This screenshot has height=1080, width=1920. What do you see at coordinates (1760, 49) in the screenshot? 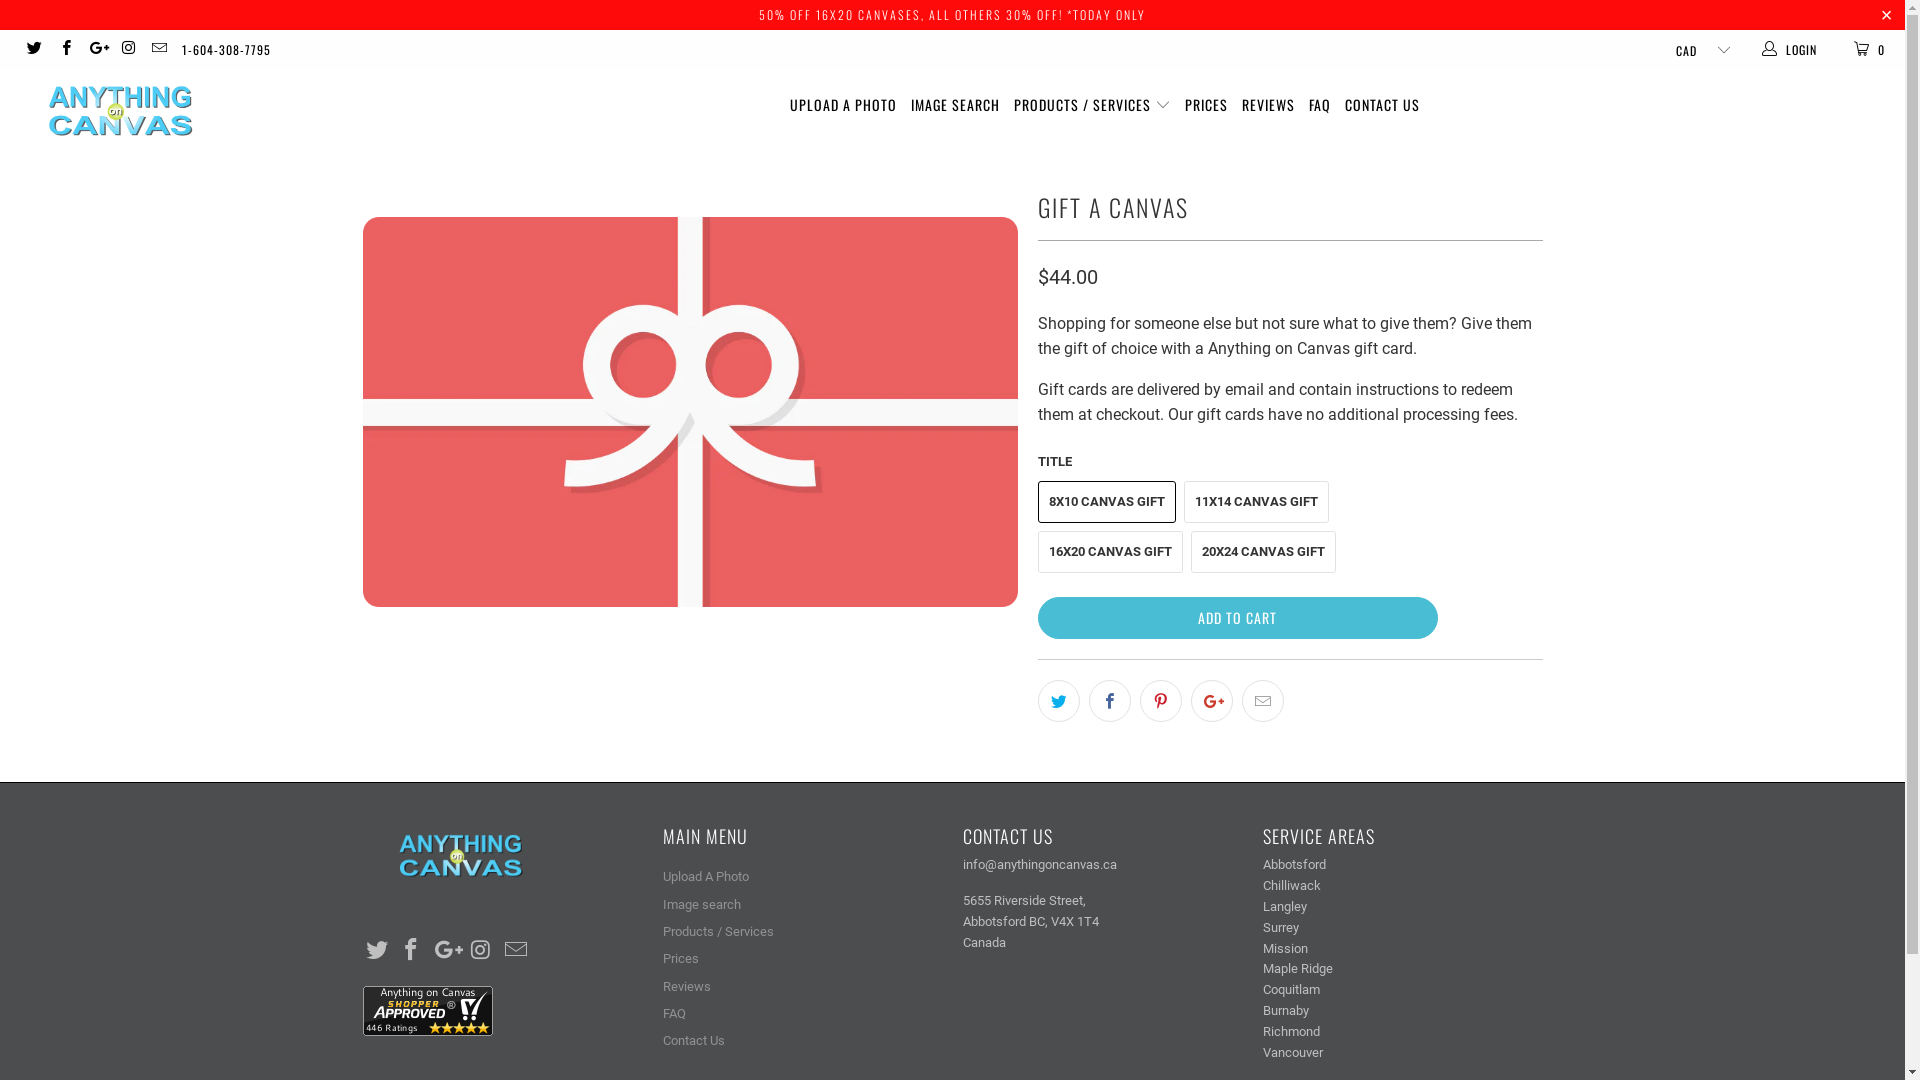
I see `'LOGIN'` at bounding box center [1760, 49].